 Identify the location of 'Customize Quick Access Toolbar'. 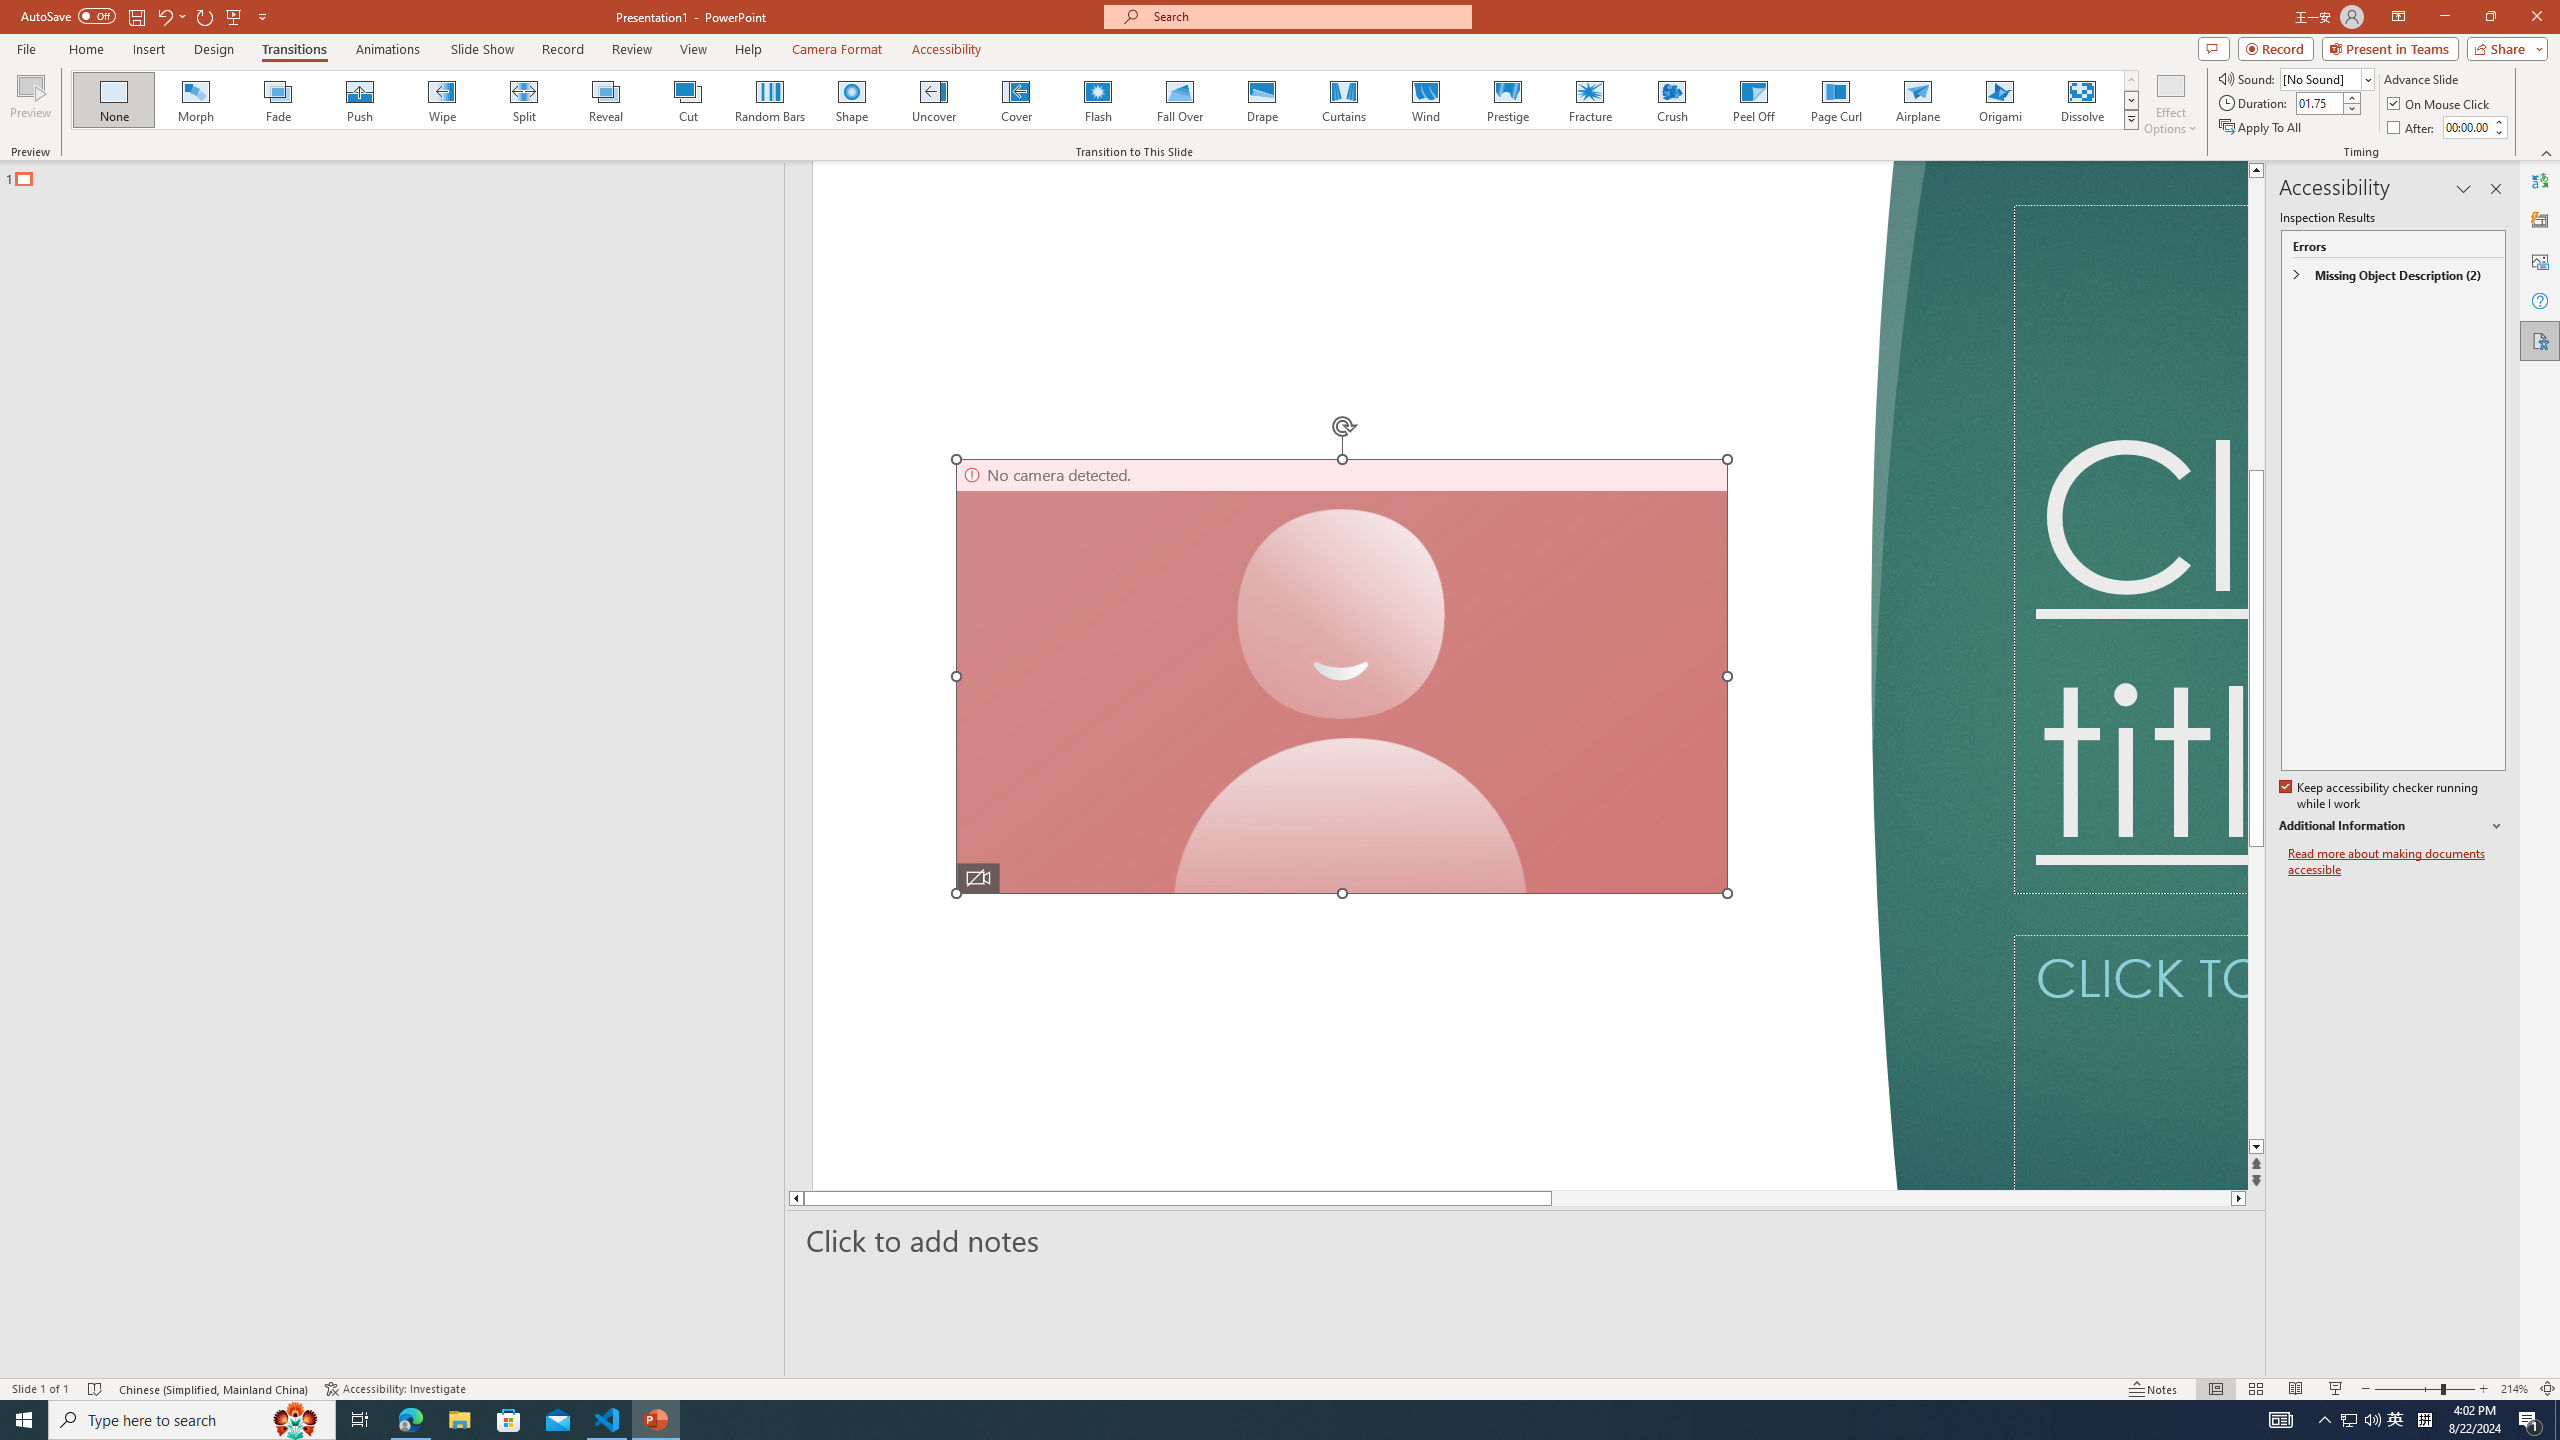
(261, 15).